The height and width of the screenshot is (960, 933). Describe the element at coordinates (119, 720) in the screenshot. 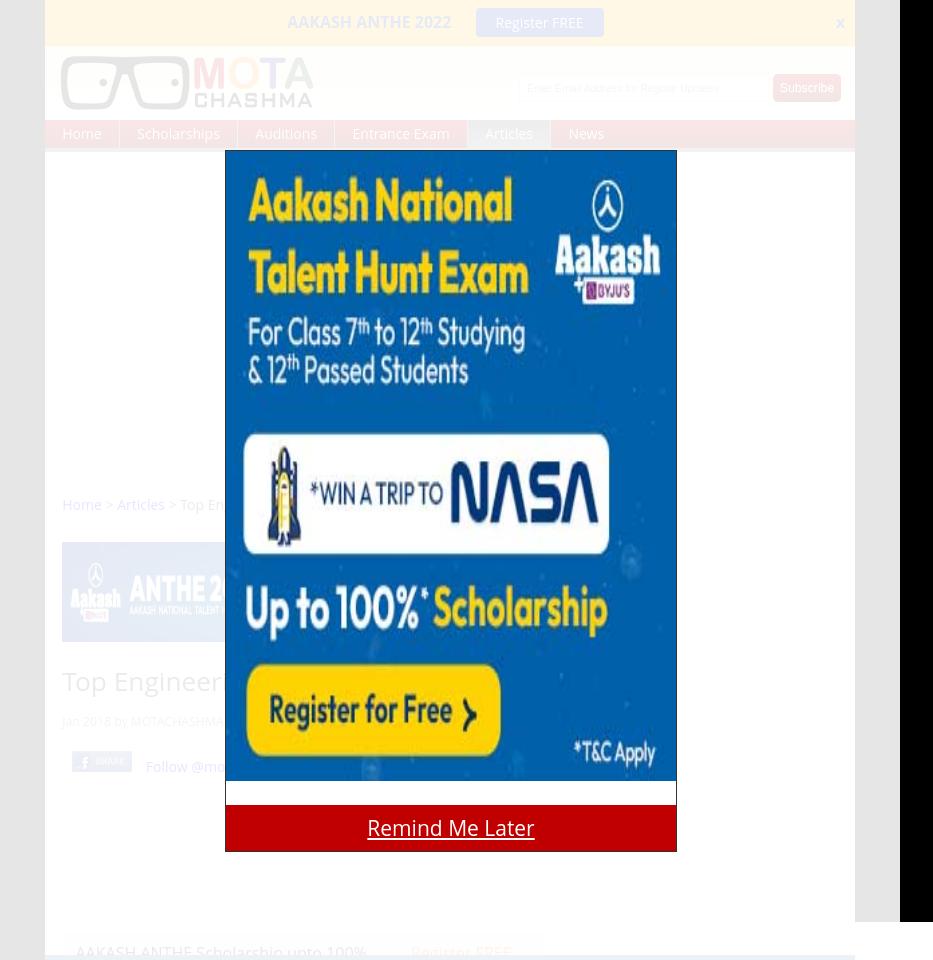

I see `'by'` at that location.